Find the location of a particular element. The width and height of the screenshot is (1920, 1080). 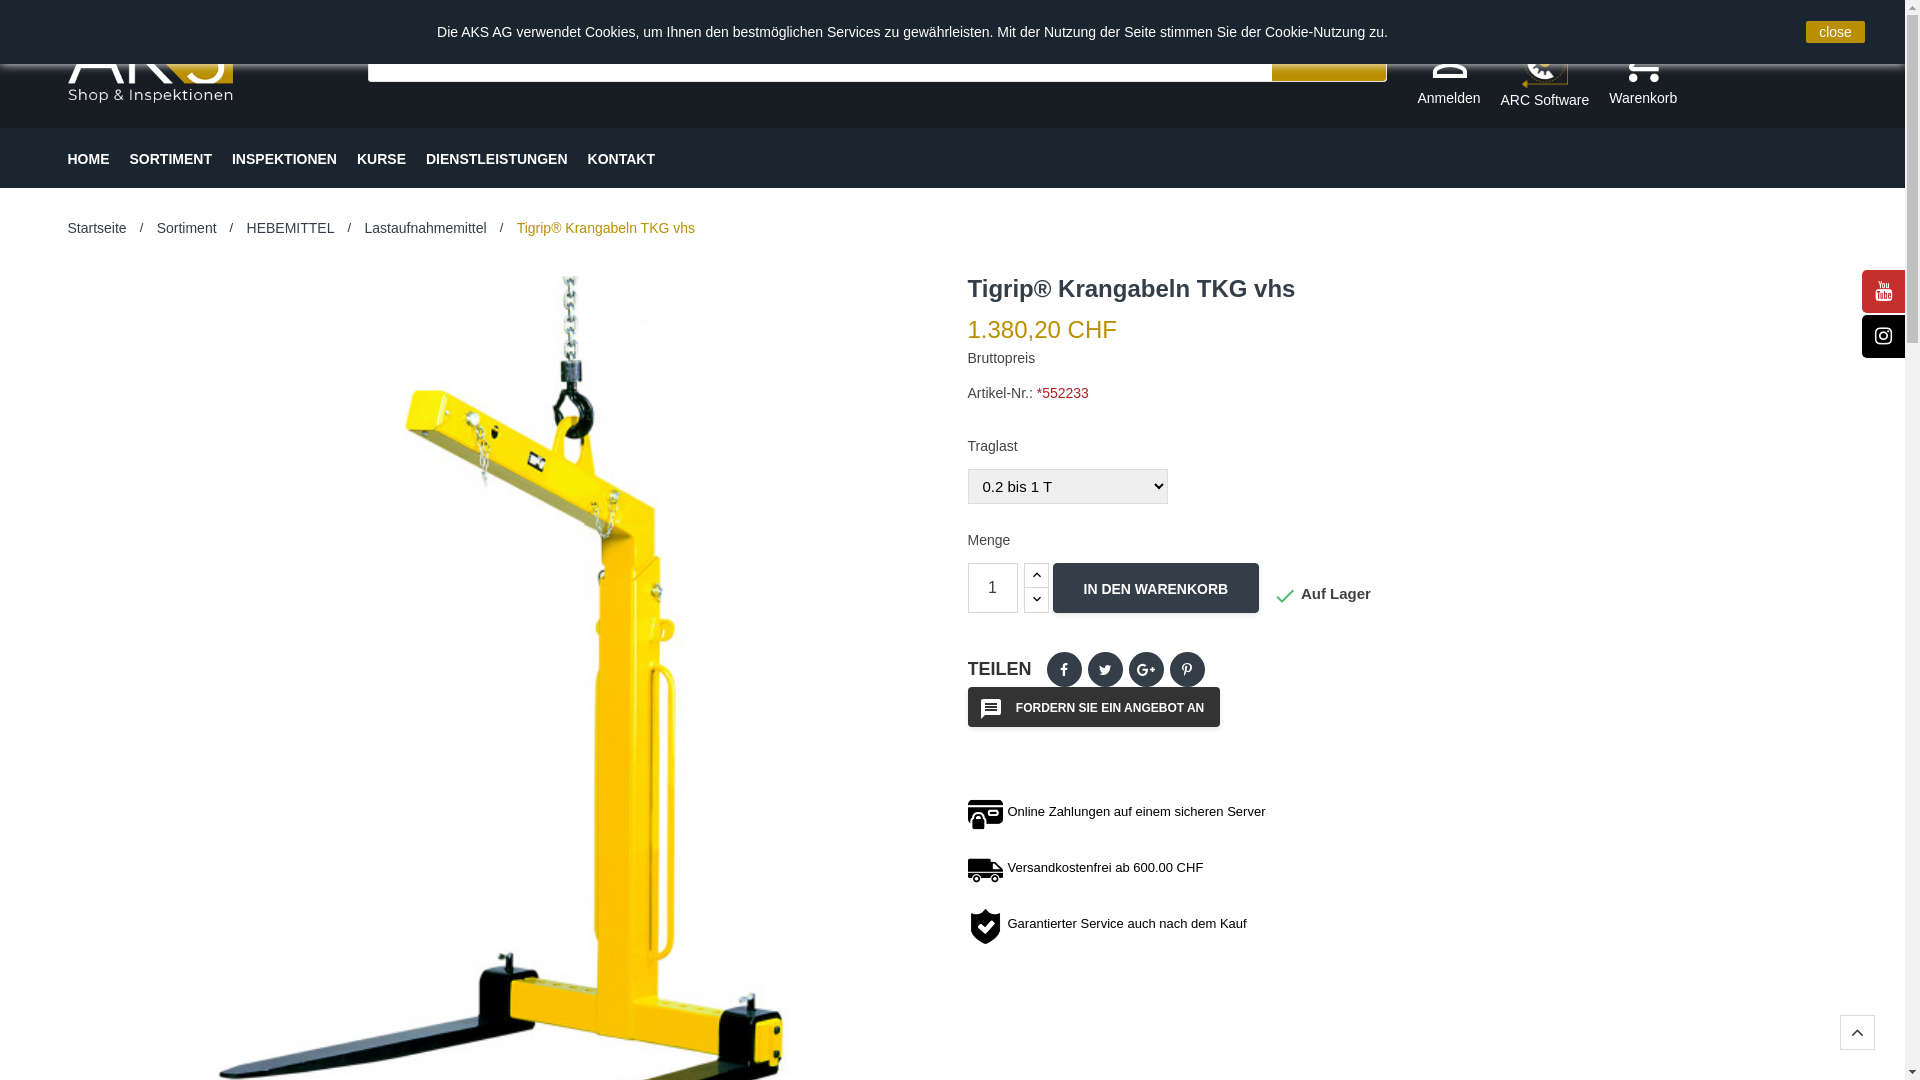

'Startseite' is located at coordinates (96, 226).